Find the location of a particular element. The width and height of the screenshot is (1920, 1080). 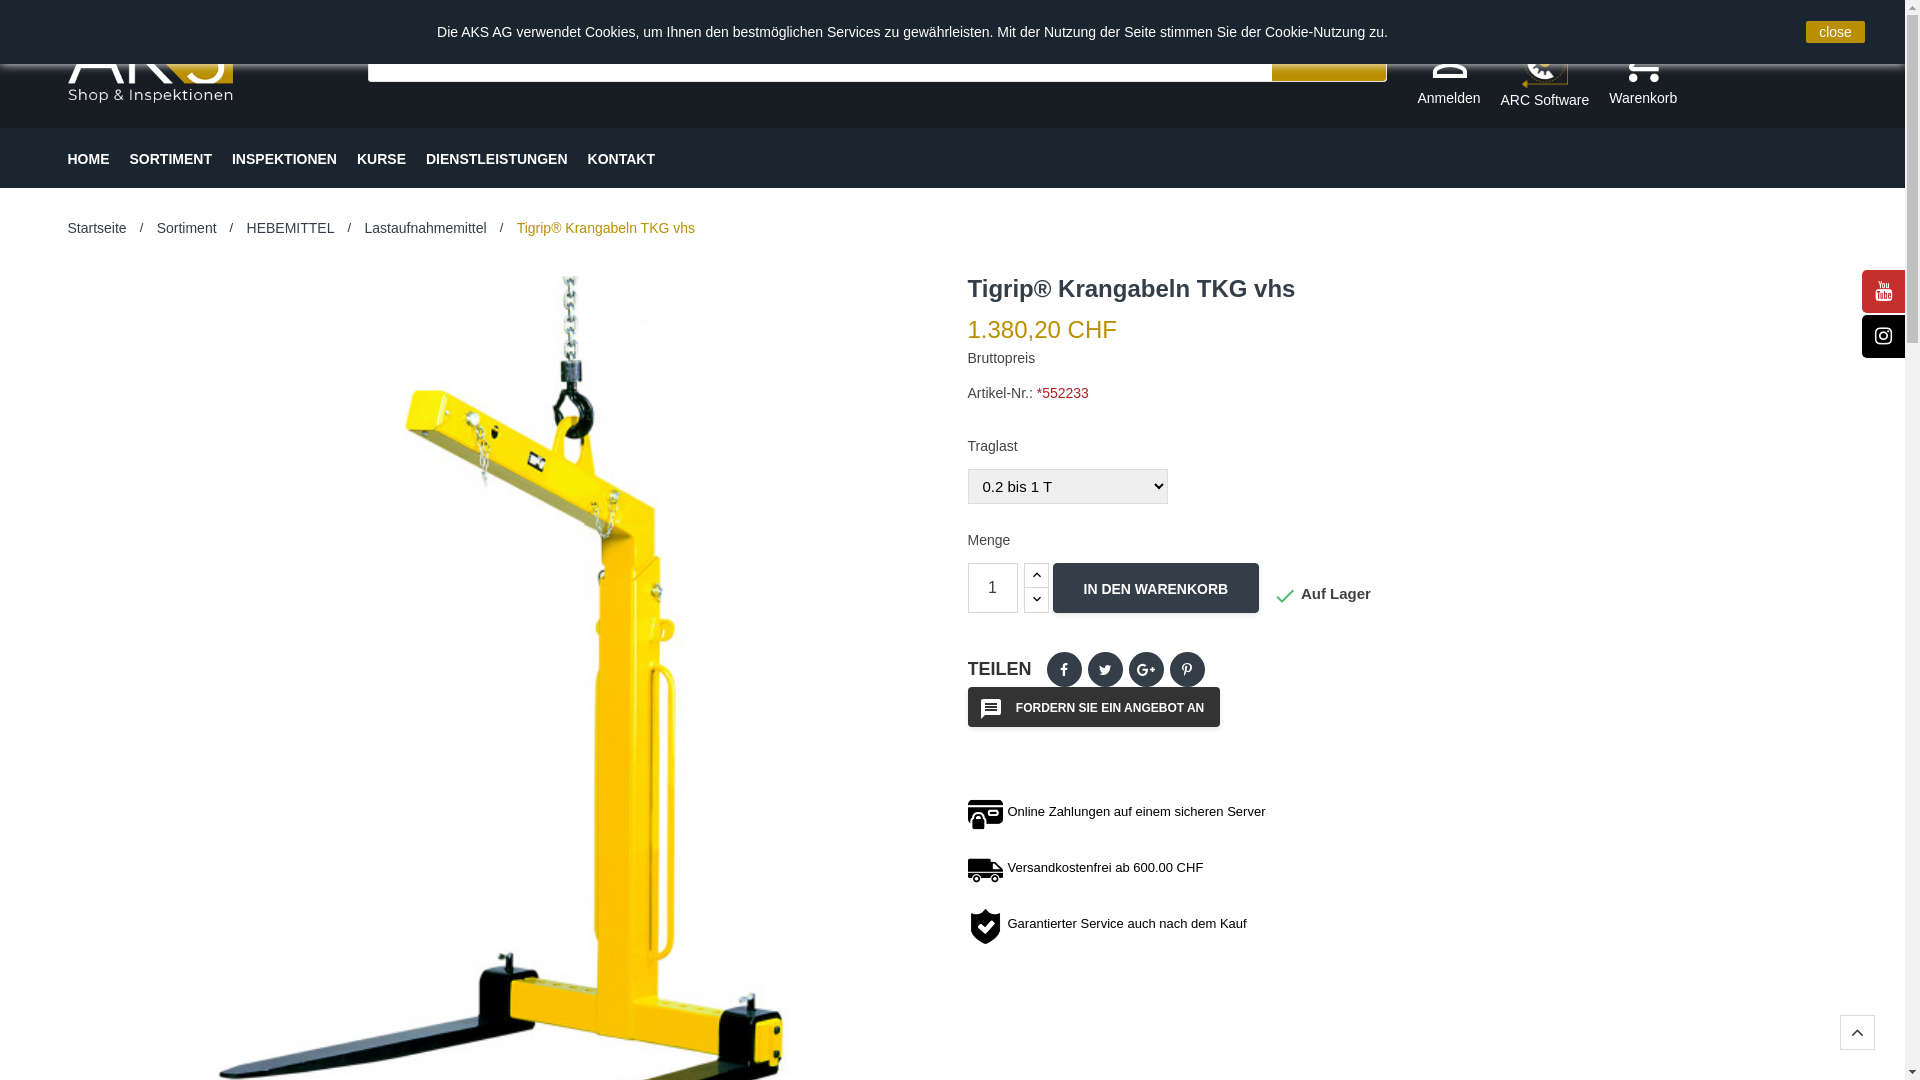

'Startseite' is located at coordinates (96, 226).